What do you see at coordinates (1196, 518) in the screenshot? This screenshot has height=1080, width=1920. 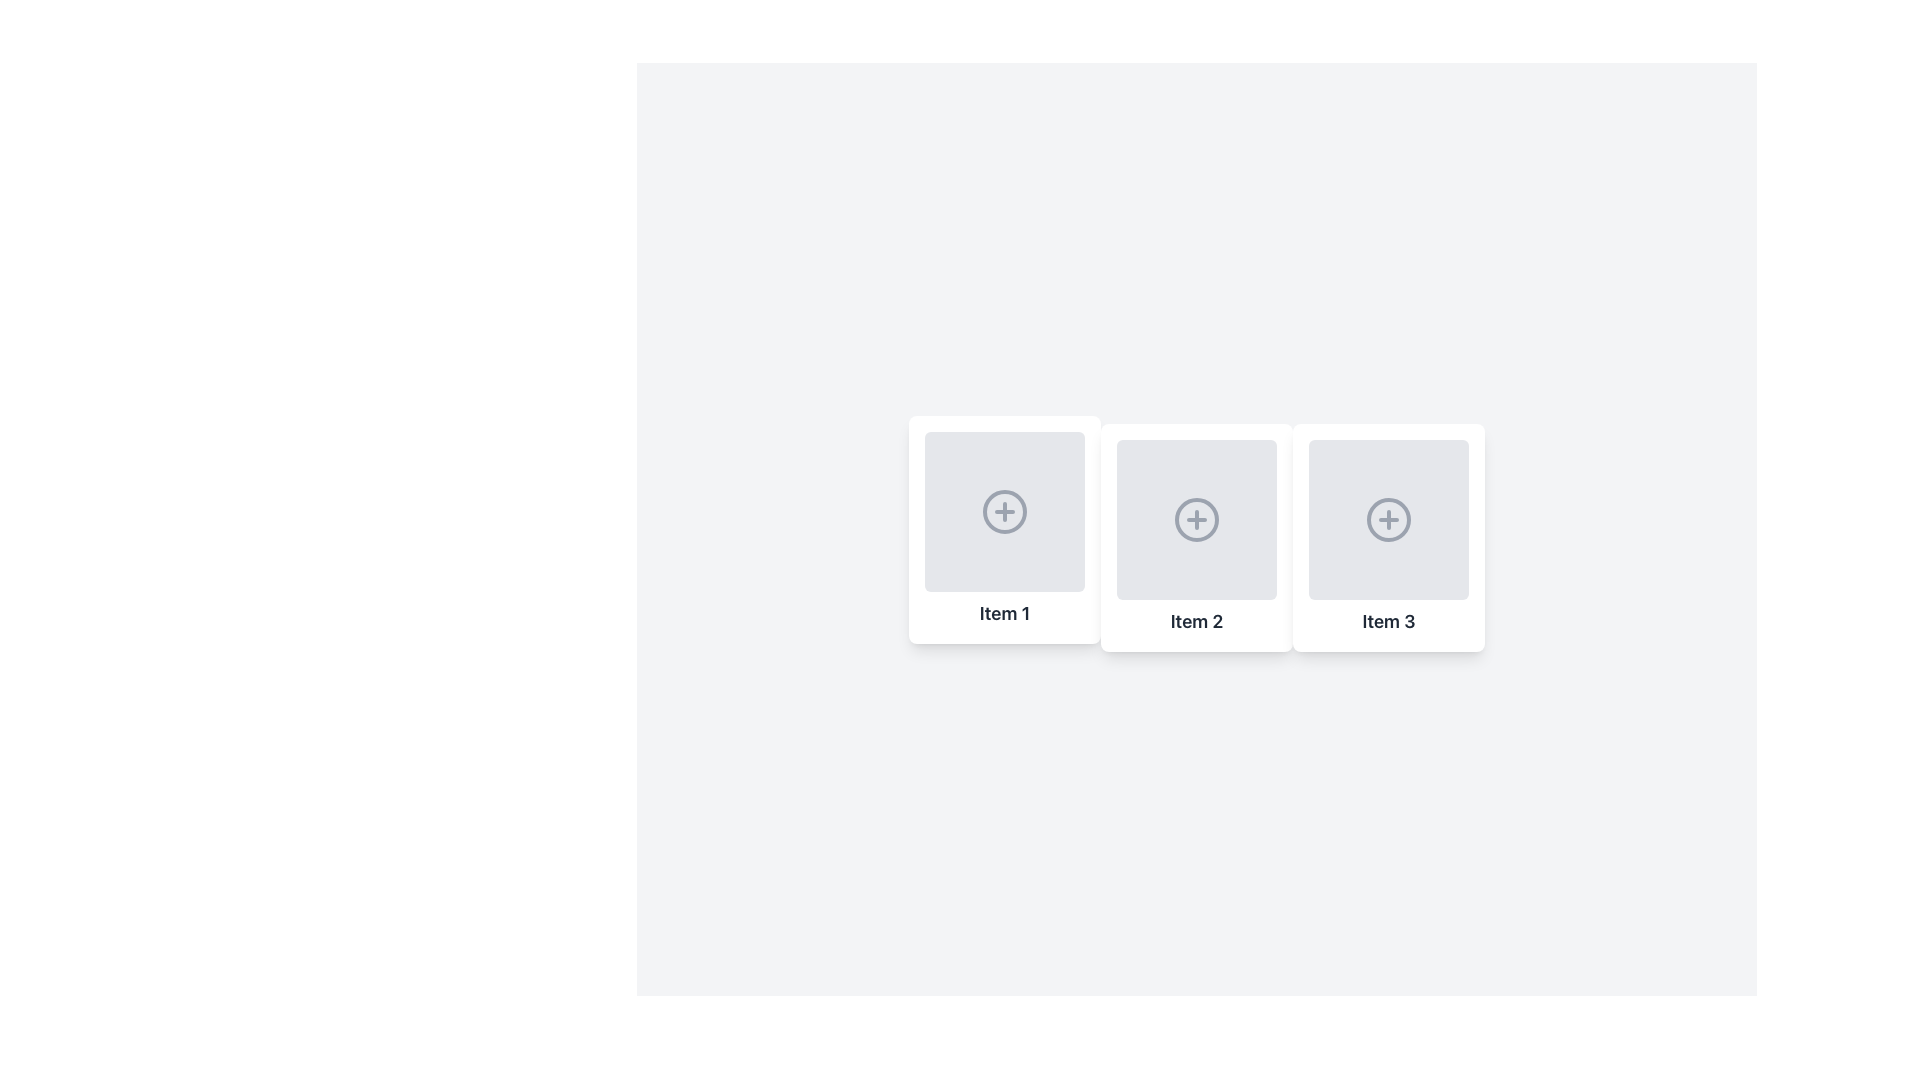 I see `the circular add button with a centered plus sign located in the middle card labeled 'Item 2'` at bounding box center [1196, 518].